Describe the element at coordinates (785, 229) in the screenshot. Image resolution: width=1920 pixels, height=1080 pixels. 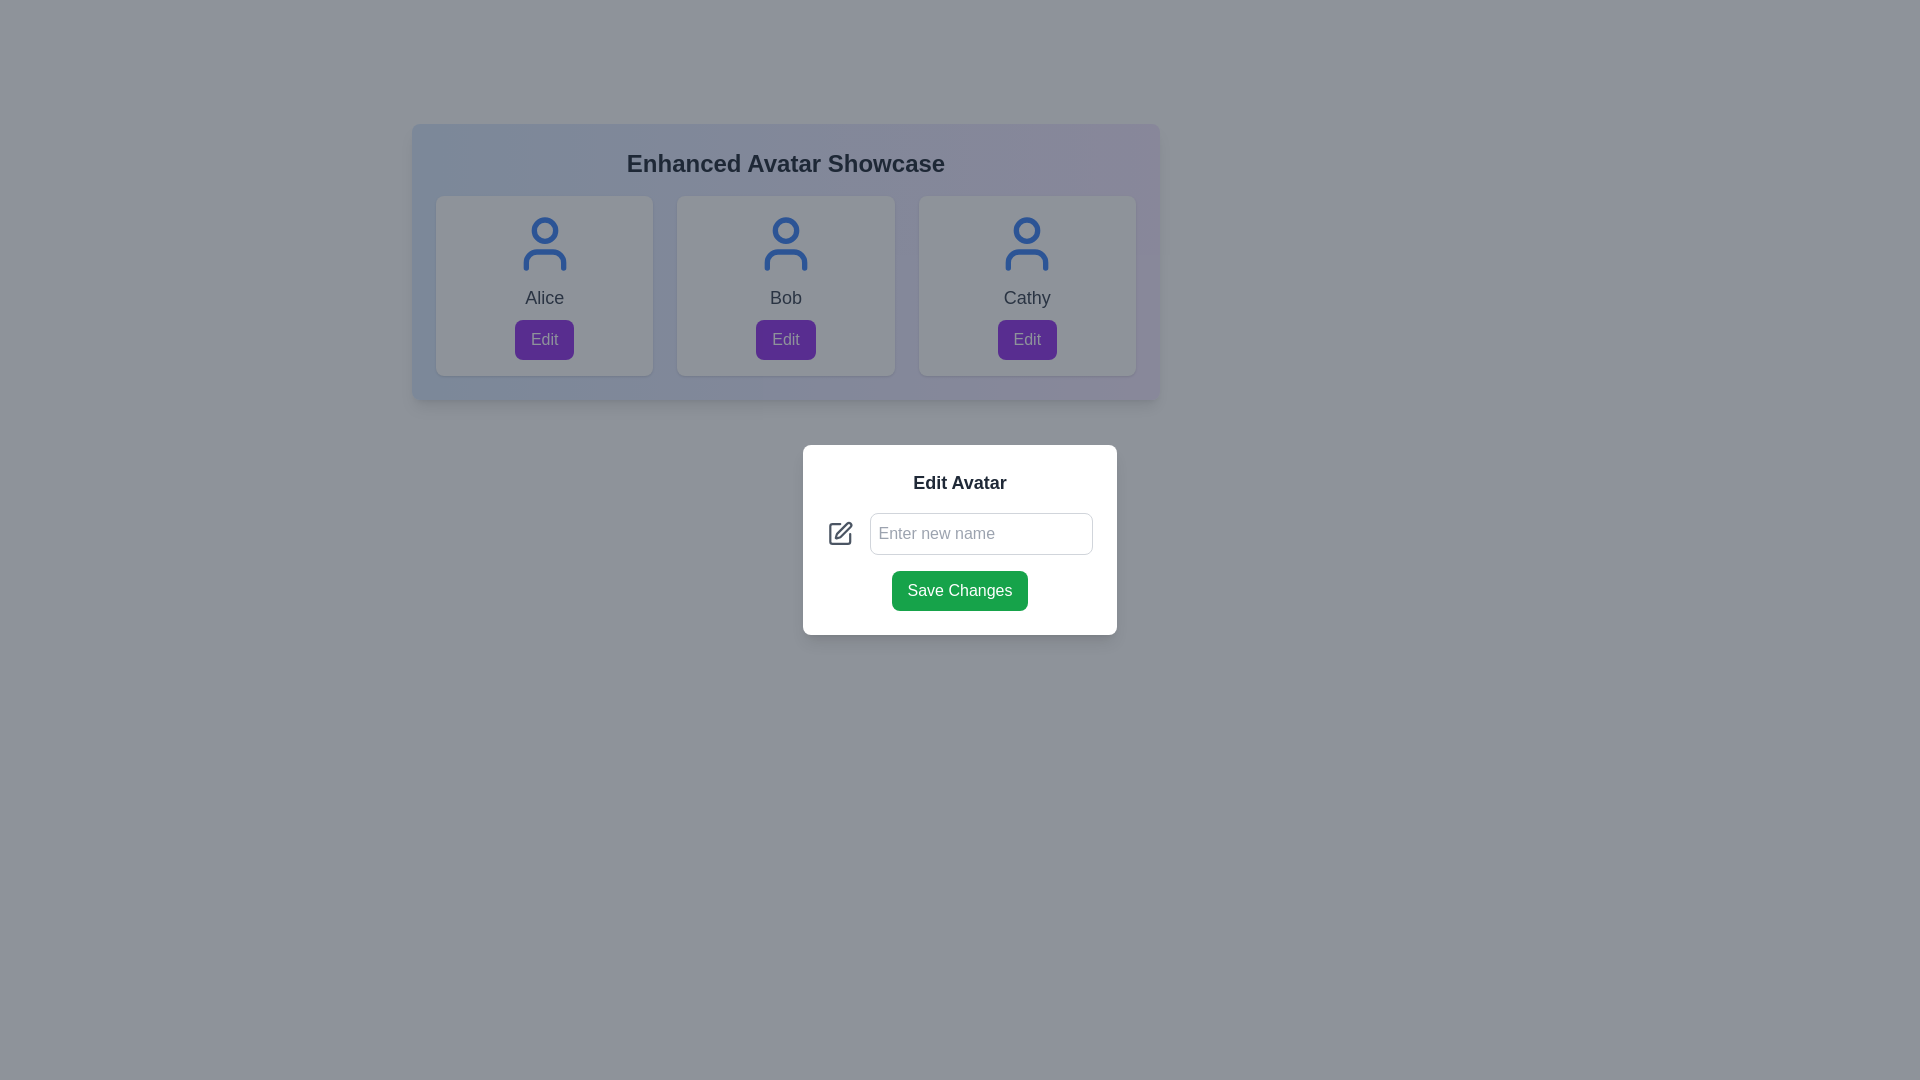
I see `the blue circle element in the SVG-based avatar illustration for 'Bob', located in the second card of the 'Enhanced Avatar Showcase' section` at that location.